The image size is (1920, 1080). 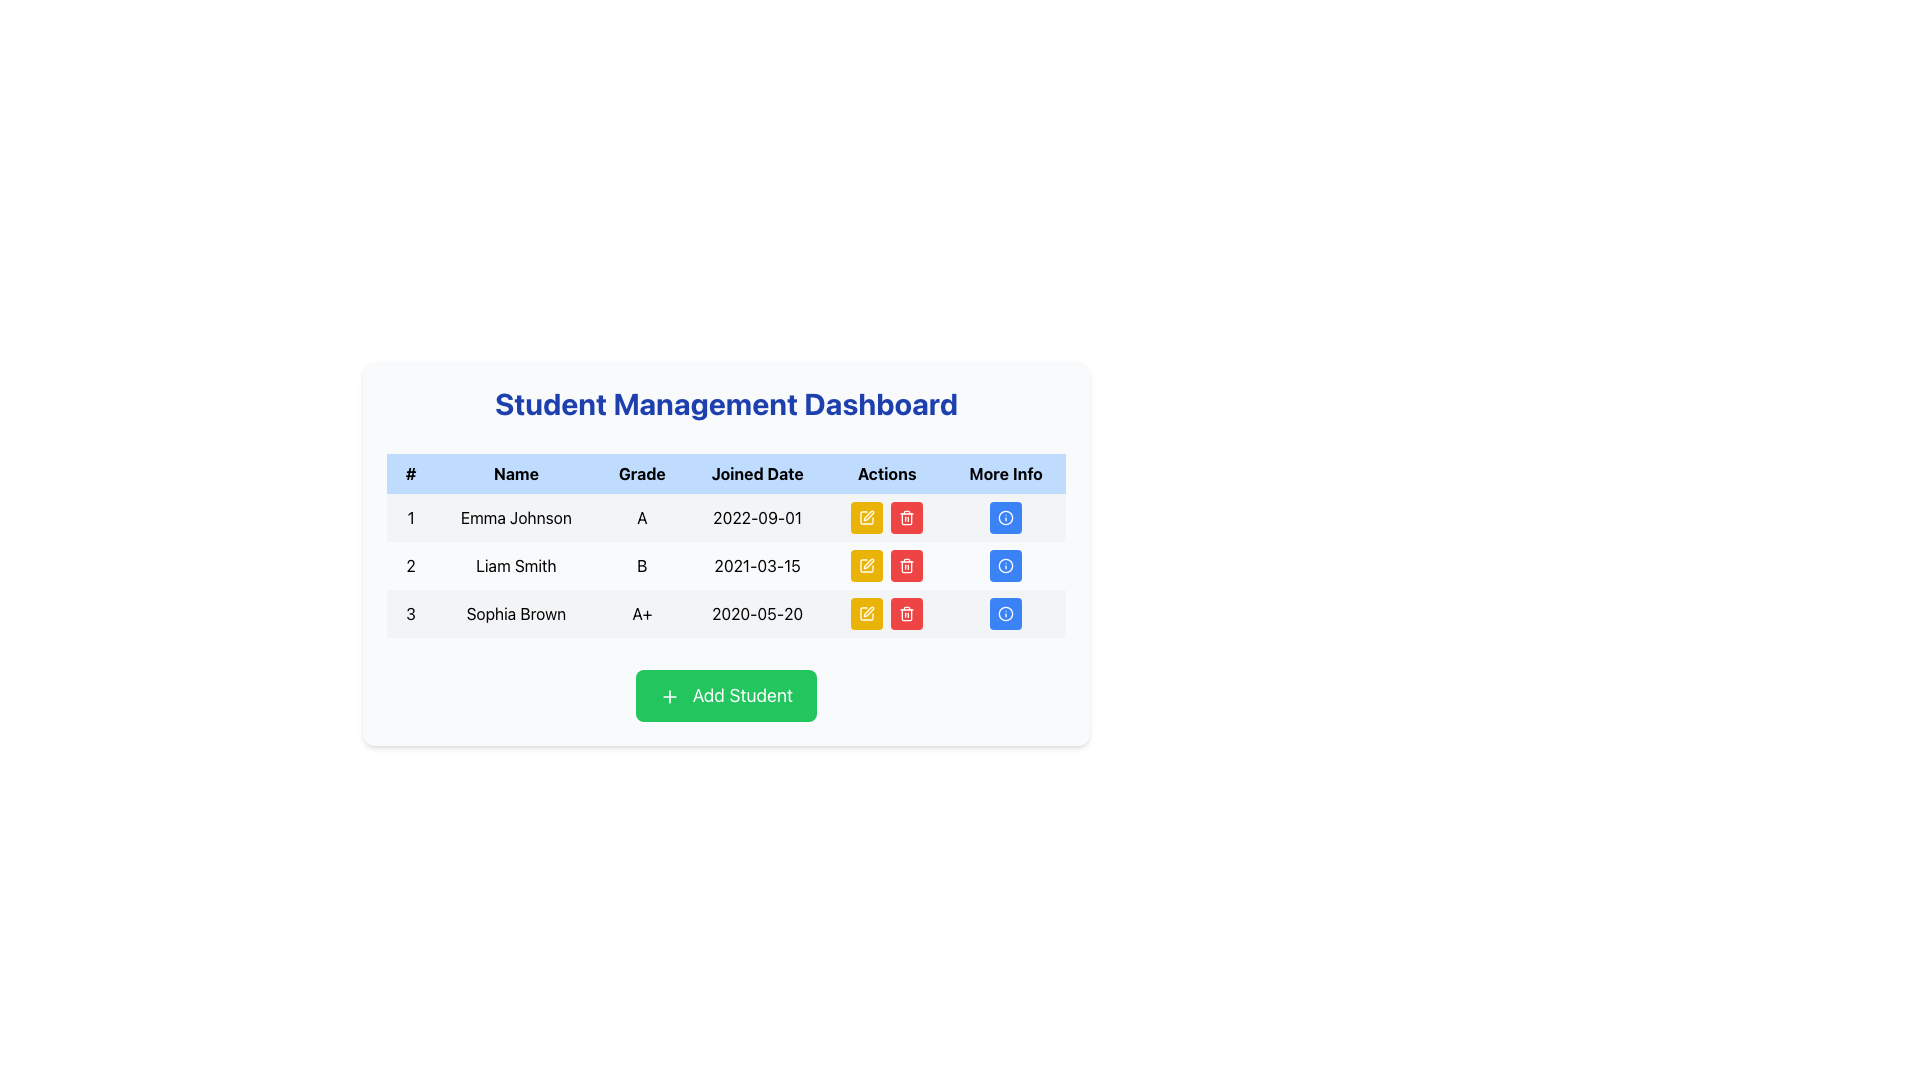 I want to click on the Information Icon Button located in the 'More Info' column of the second row, so click(x=1006, y=566).